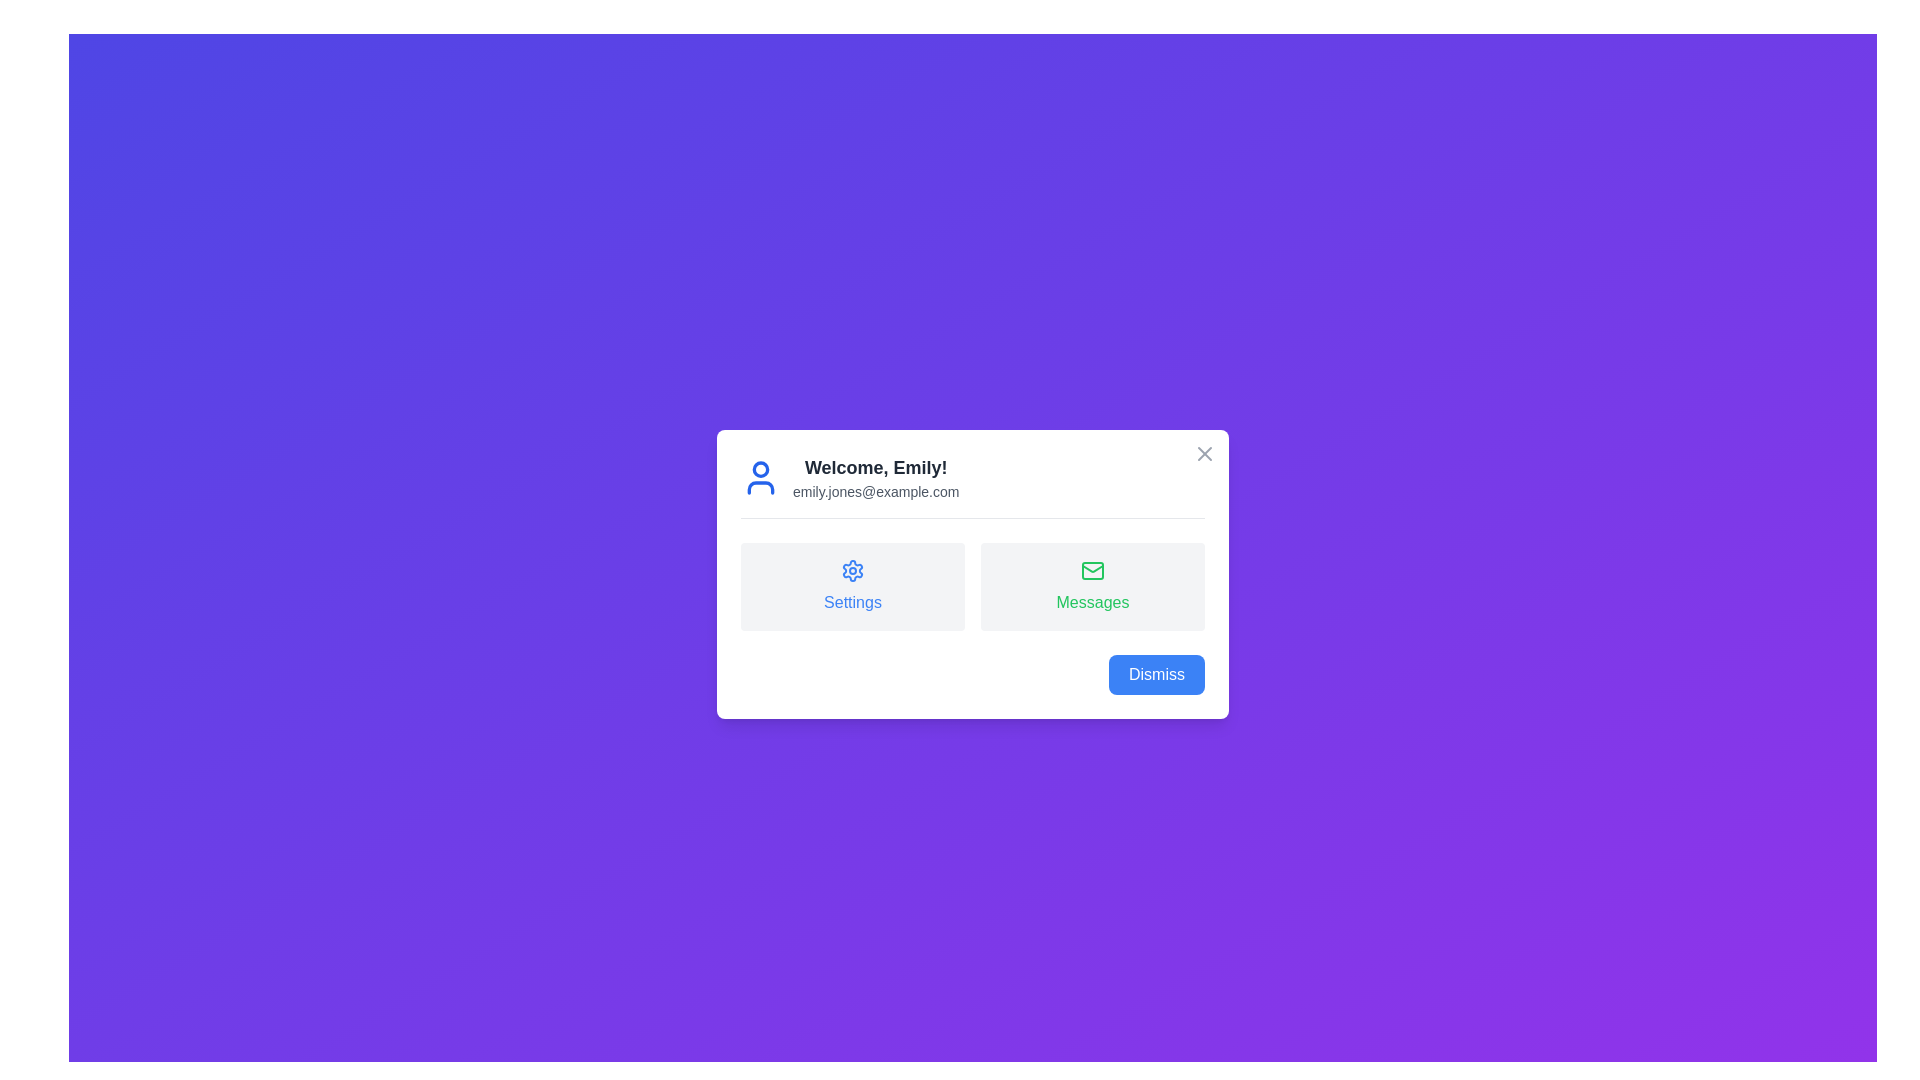  Describe the element at coordinates (1156, 674) in the screenshot. I see `the 'Dismiss' button with a blue background and white text located in the bottom-right corner of the modal` at that location.